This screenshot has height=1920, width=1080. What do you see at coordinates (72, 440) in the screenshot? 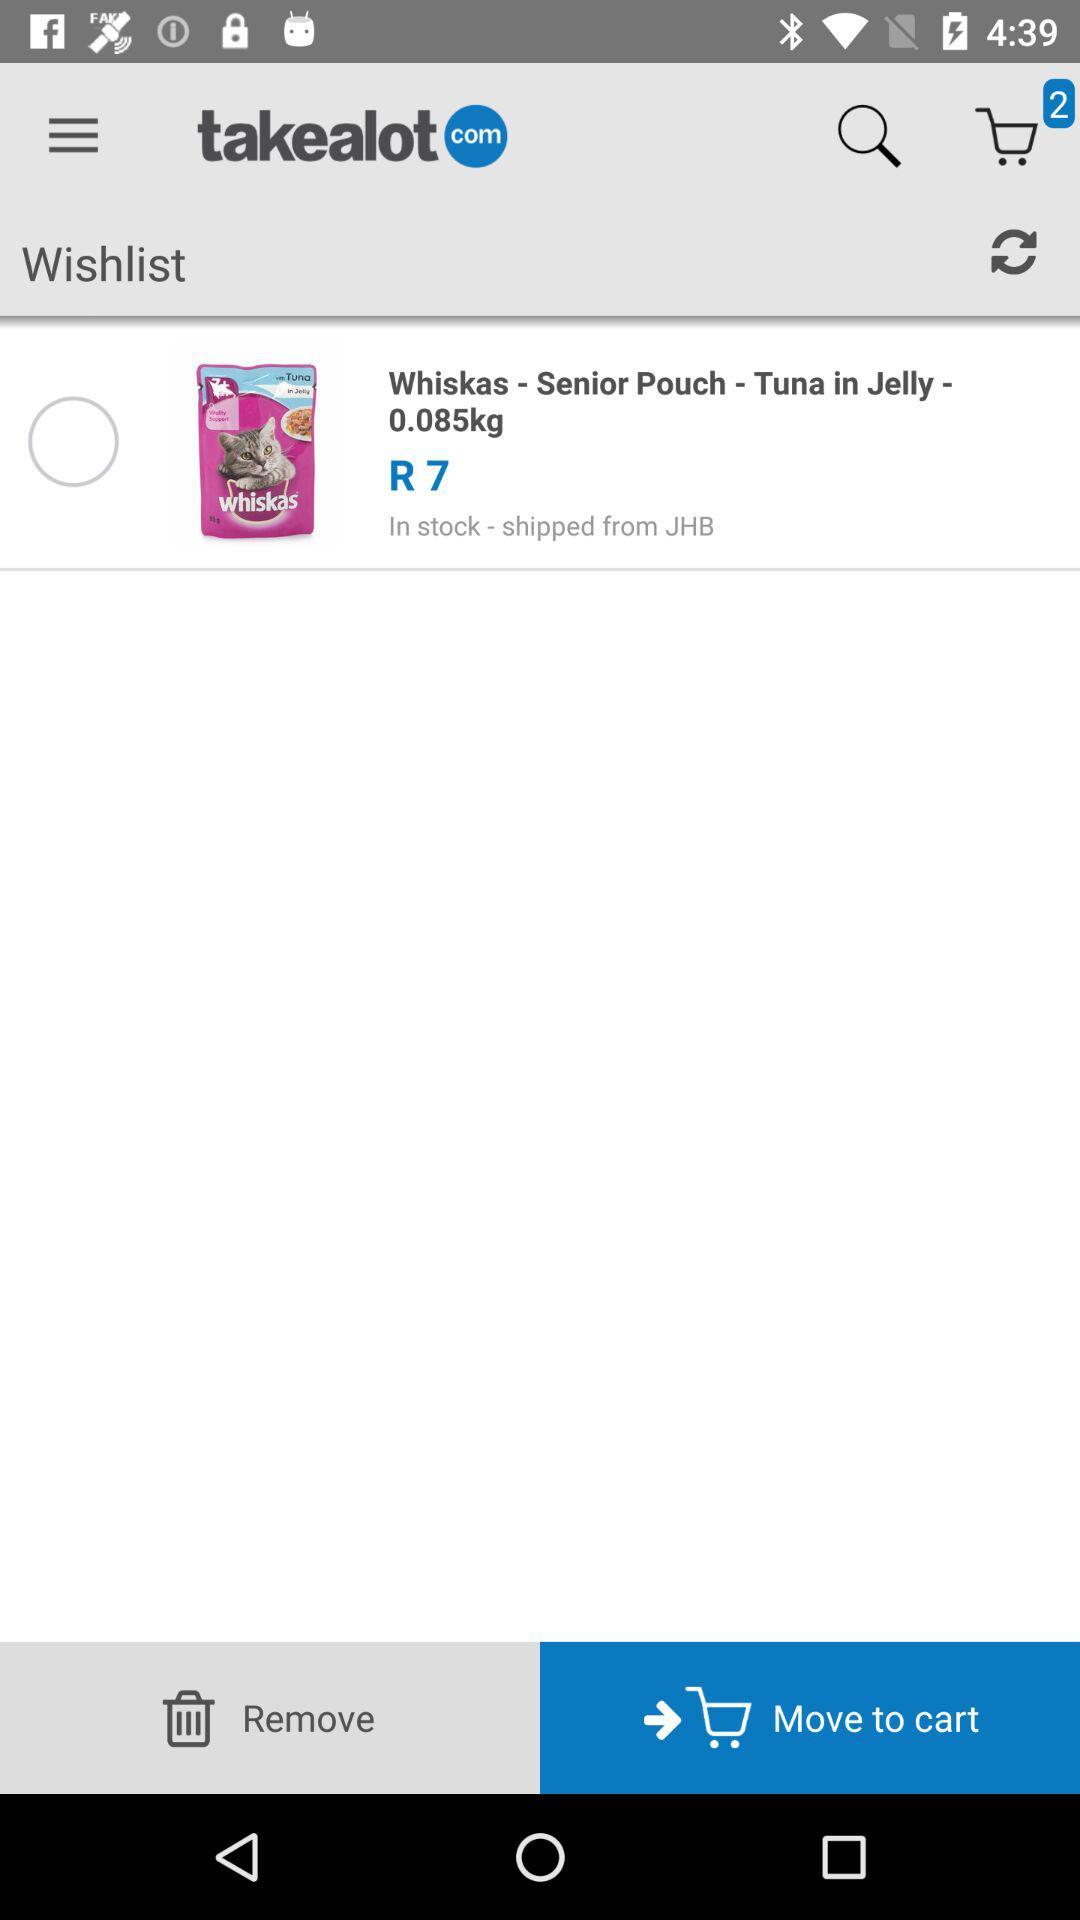
I see `product on wishlist` at bounding box center [72, 440].